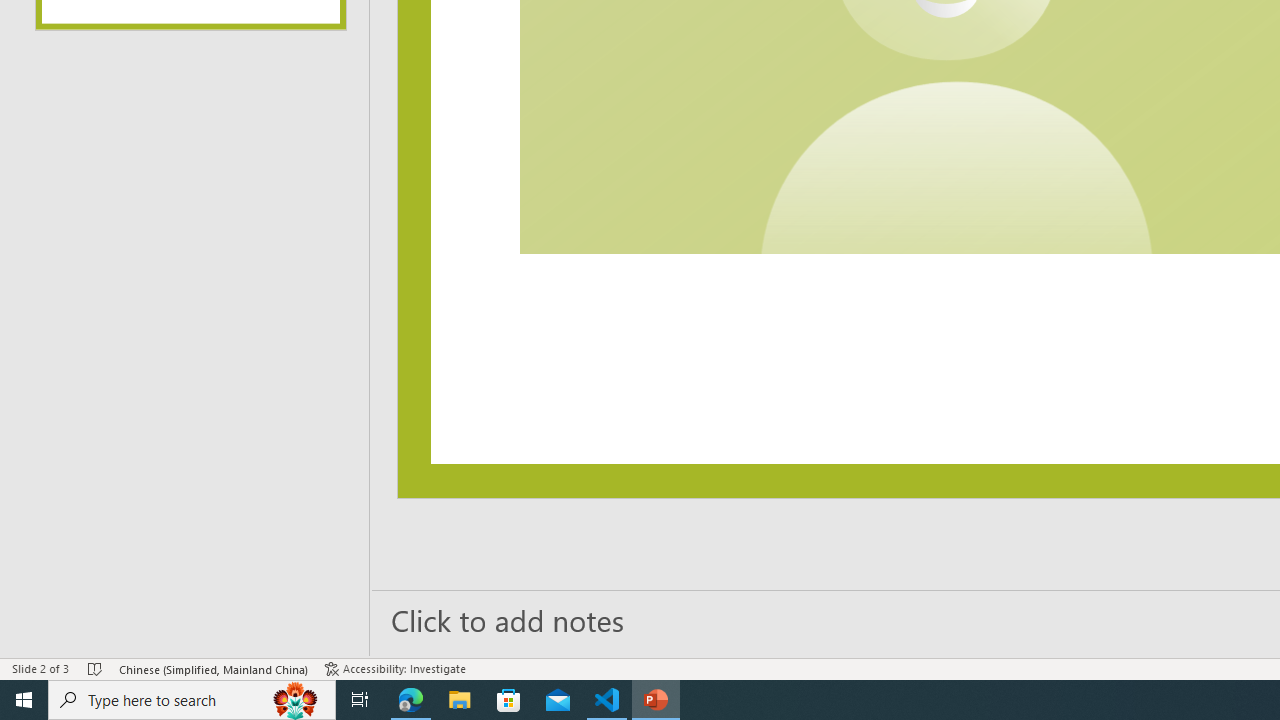 The image size is (1280, 720). What do you see at coordinates (95, 669) in the screenshot?
I see `'Spell Check No Errors'` at bounding box center [95, 669].